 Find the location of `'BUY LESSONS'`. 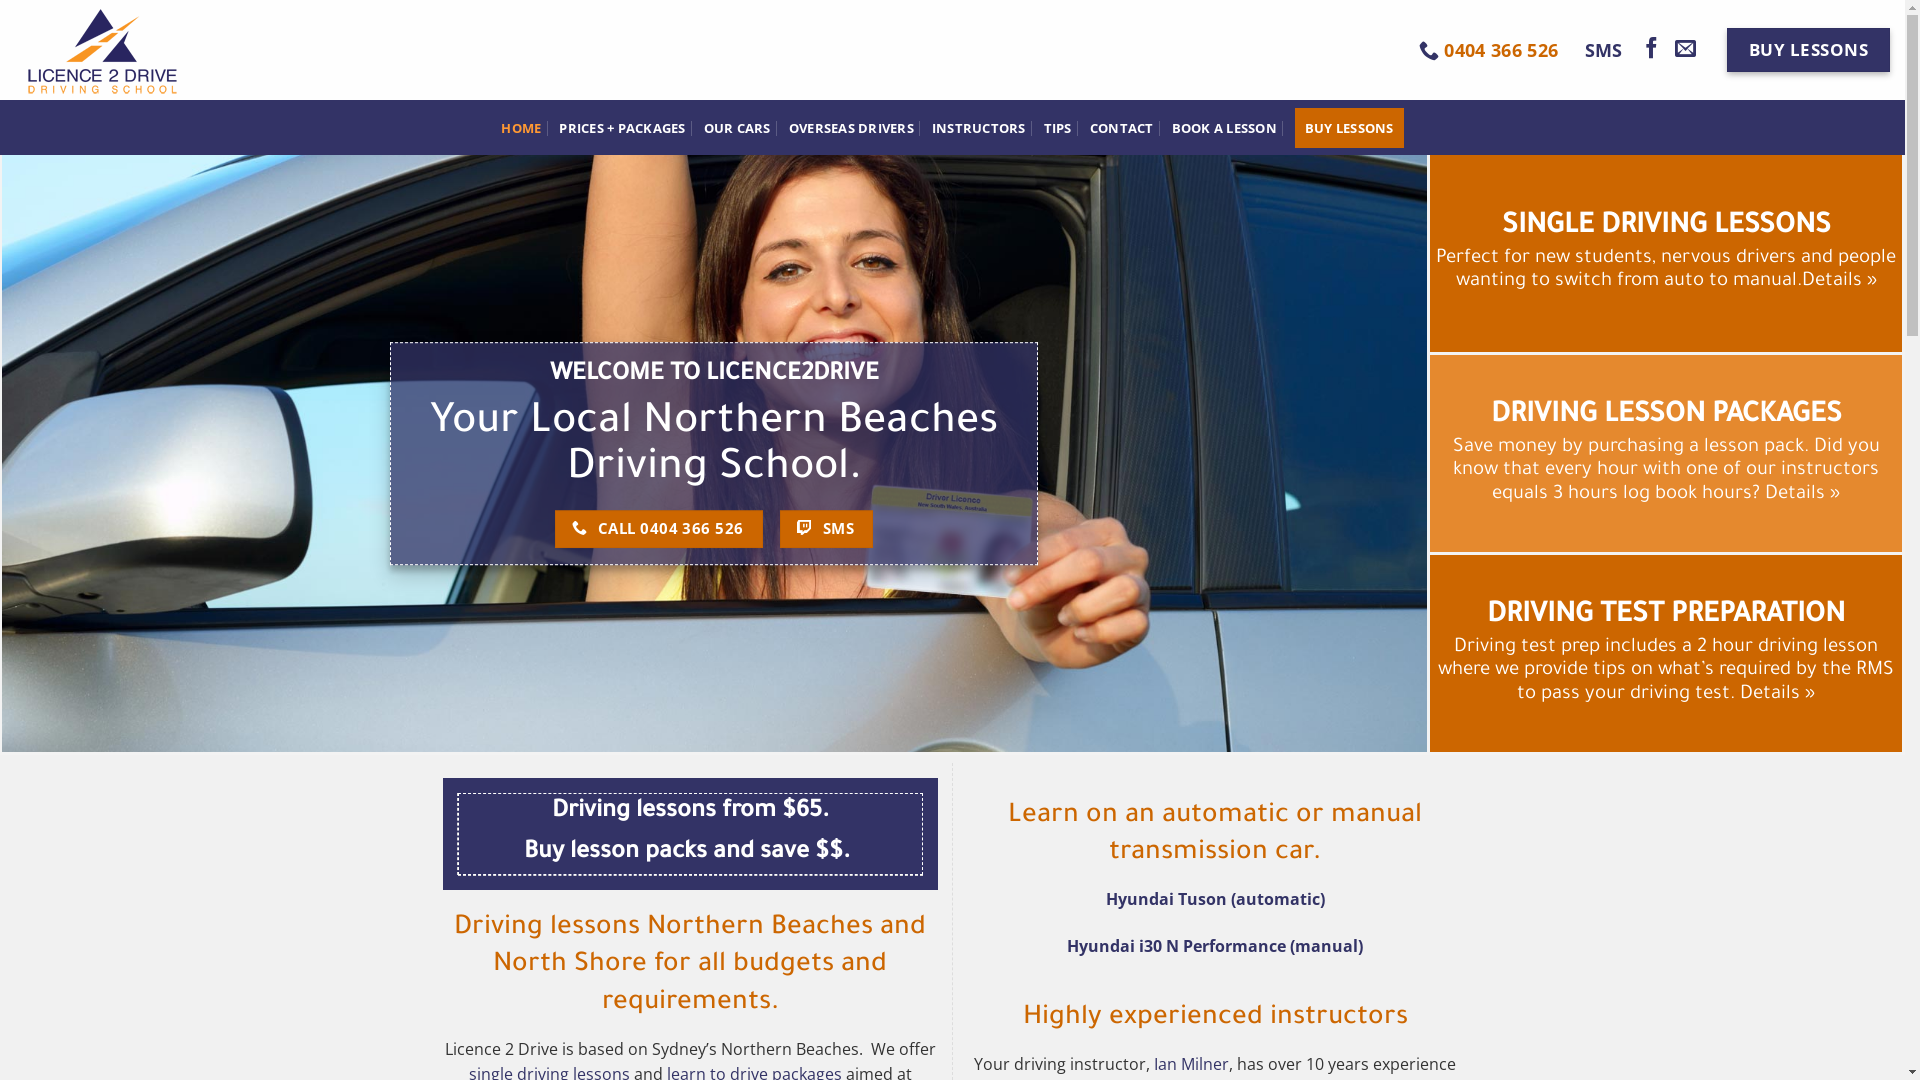

'BUY LESSONS' is located at coordinates (1808, 48).